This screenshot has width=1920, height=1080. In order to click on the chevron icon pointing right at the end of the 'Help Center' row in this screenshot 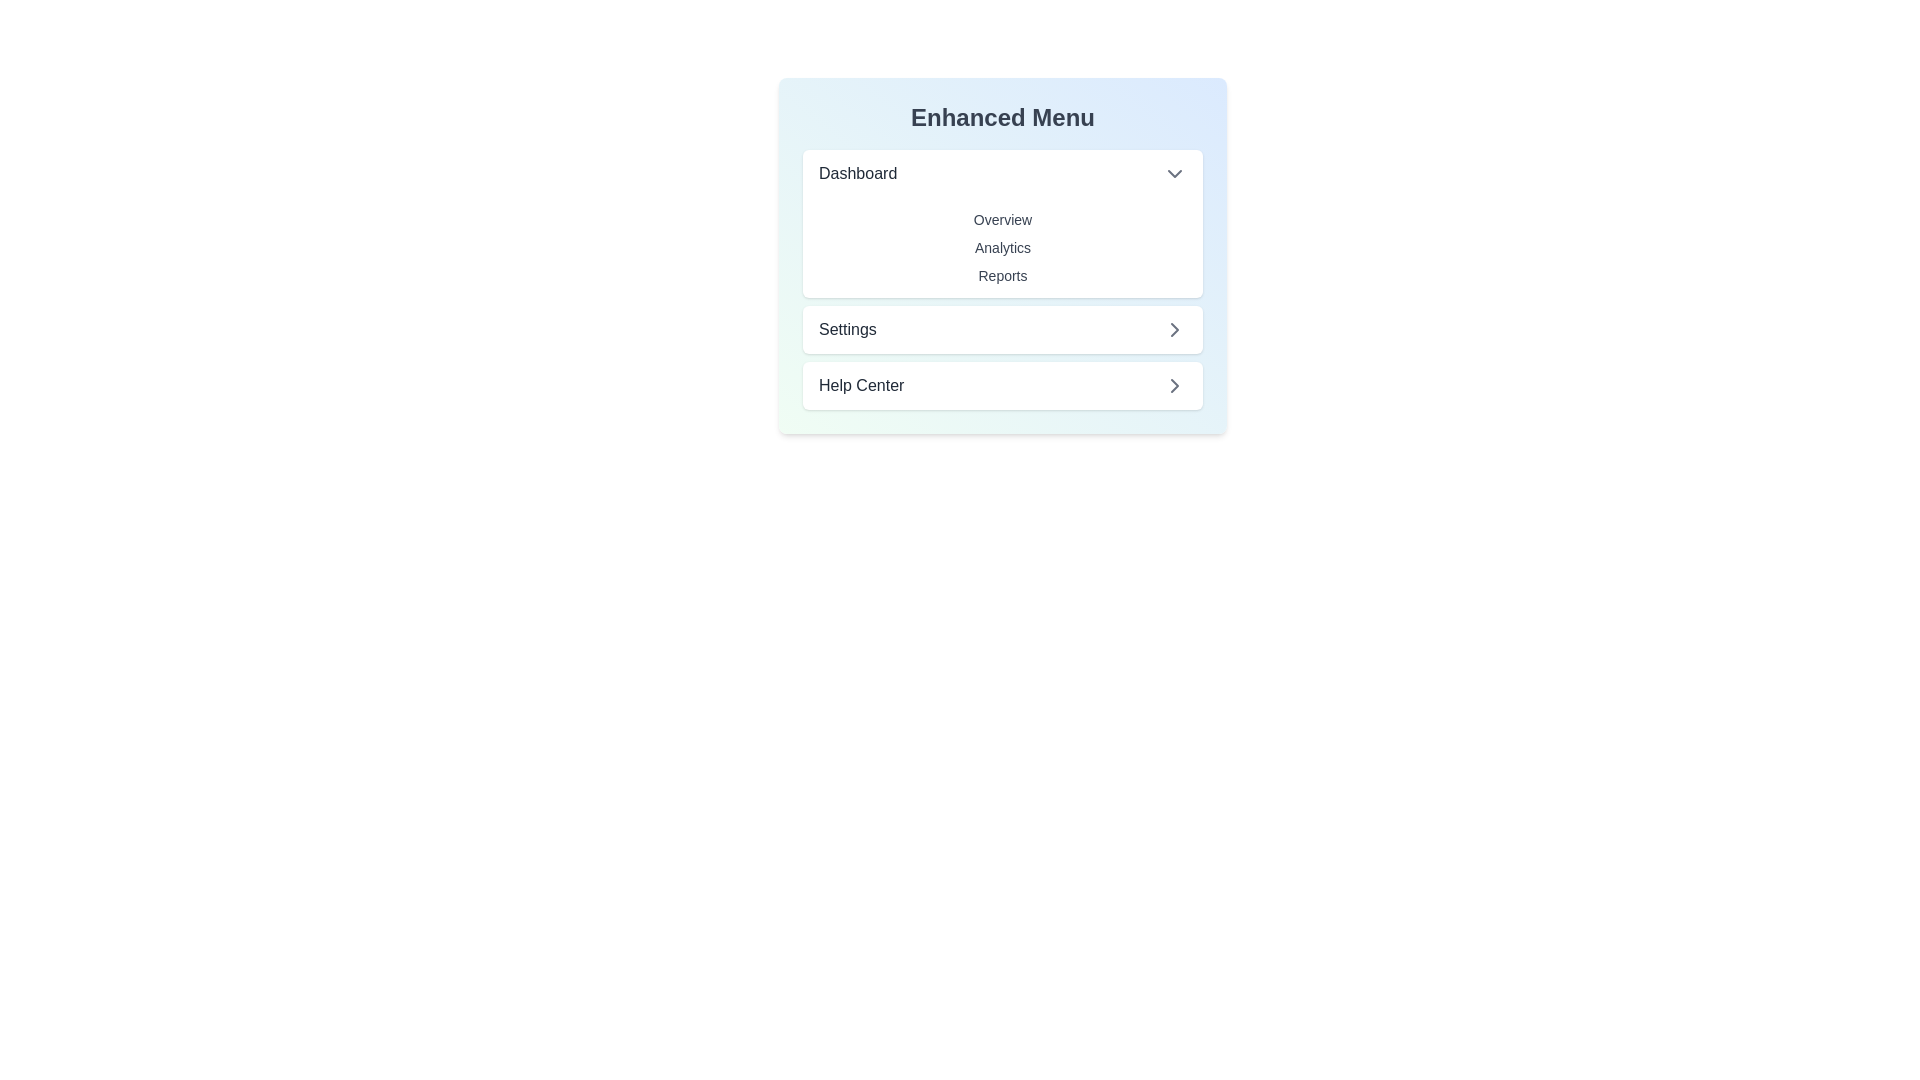, I will do `click(1175, 385)`.